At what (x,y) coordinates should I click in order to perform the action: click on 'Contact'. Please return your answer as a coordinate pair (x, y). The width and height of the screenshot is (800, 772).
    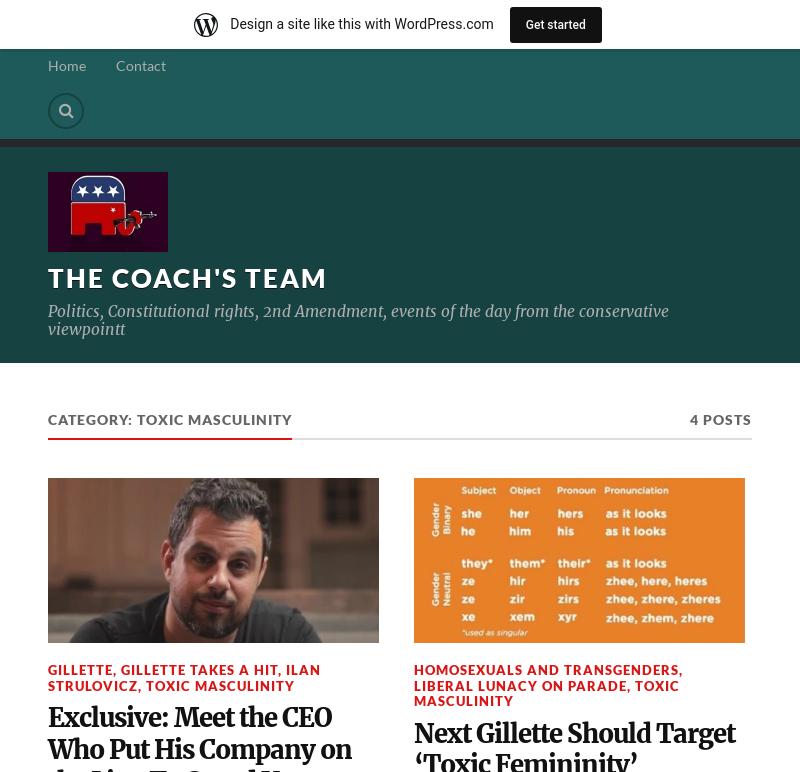
    Looking at the image, I should click on (140, 65).